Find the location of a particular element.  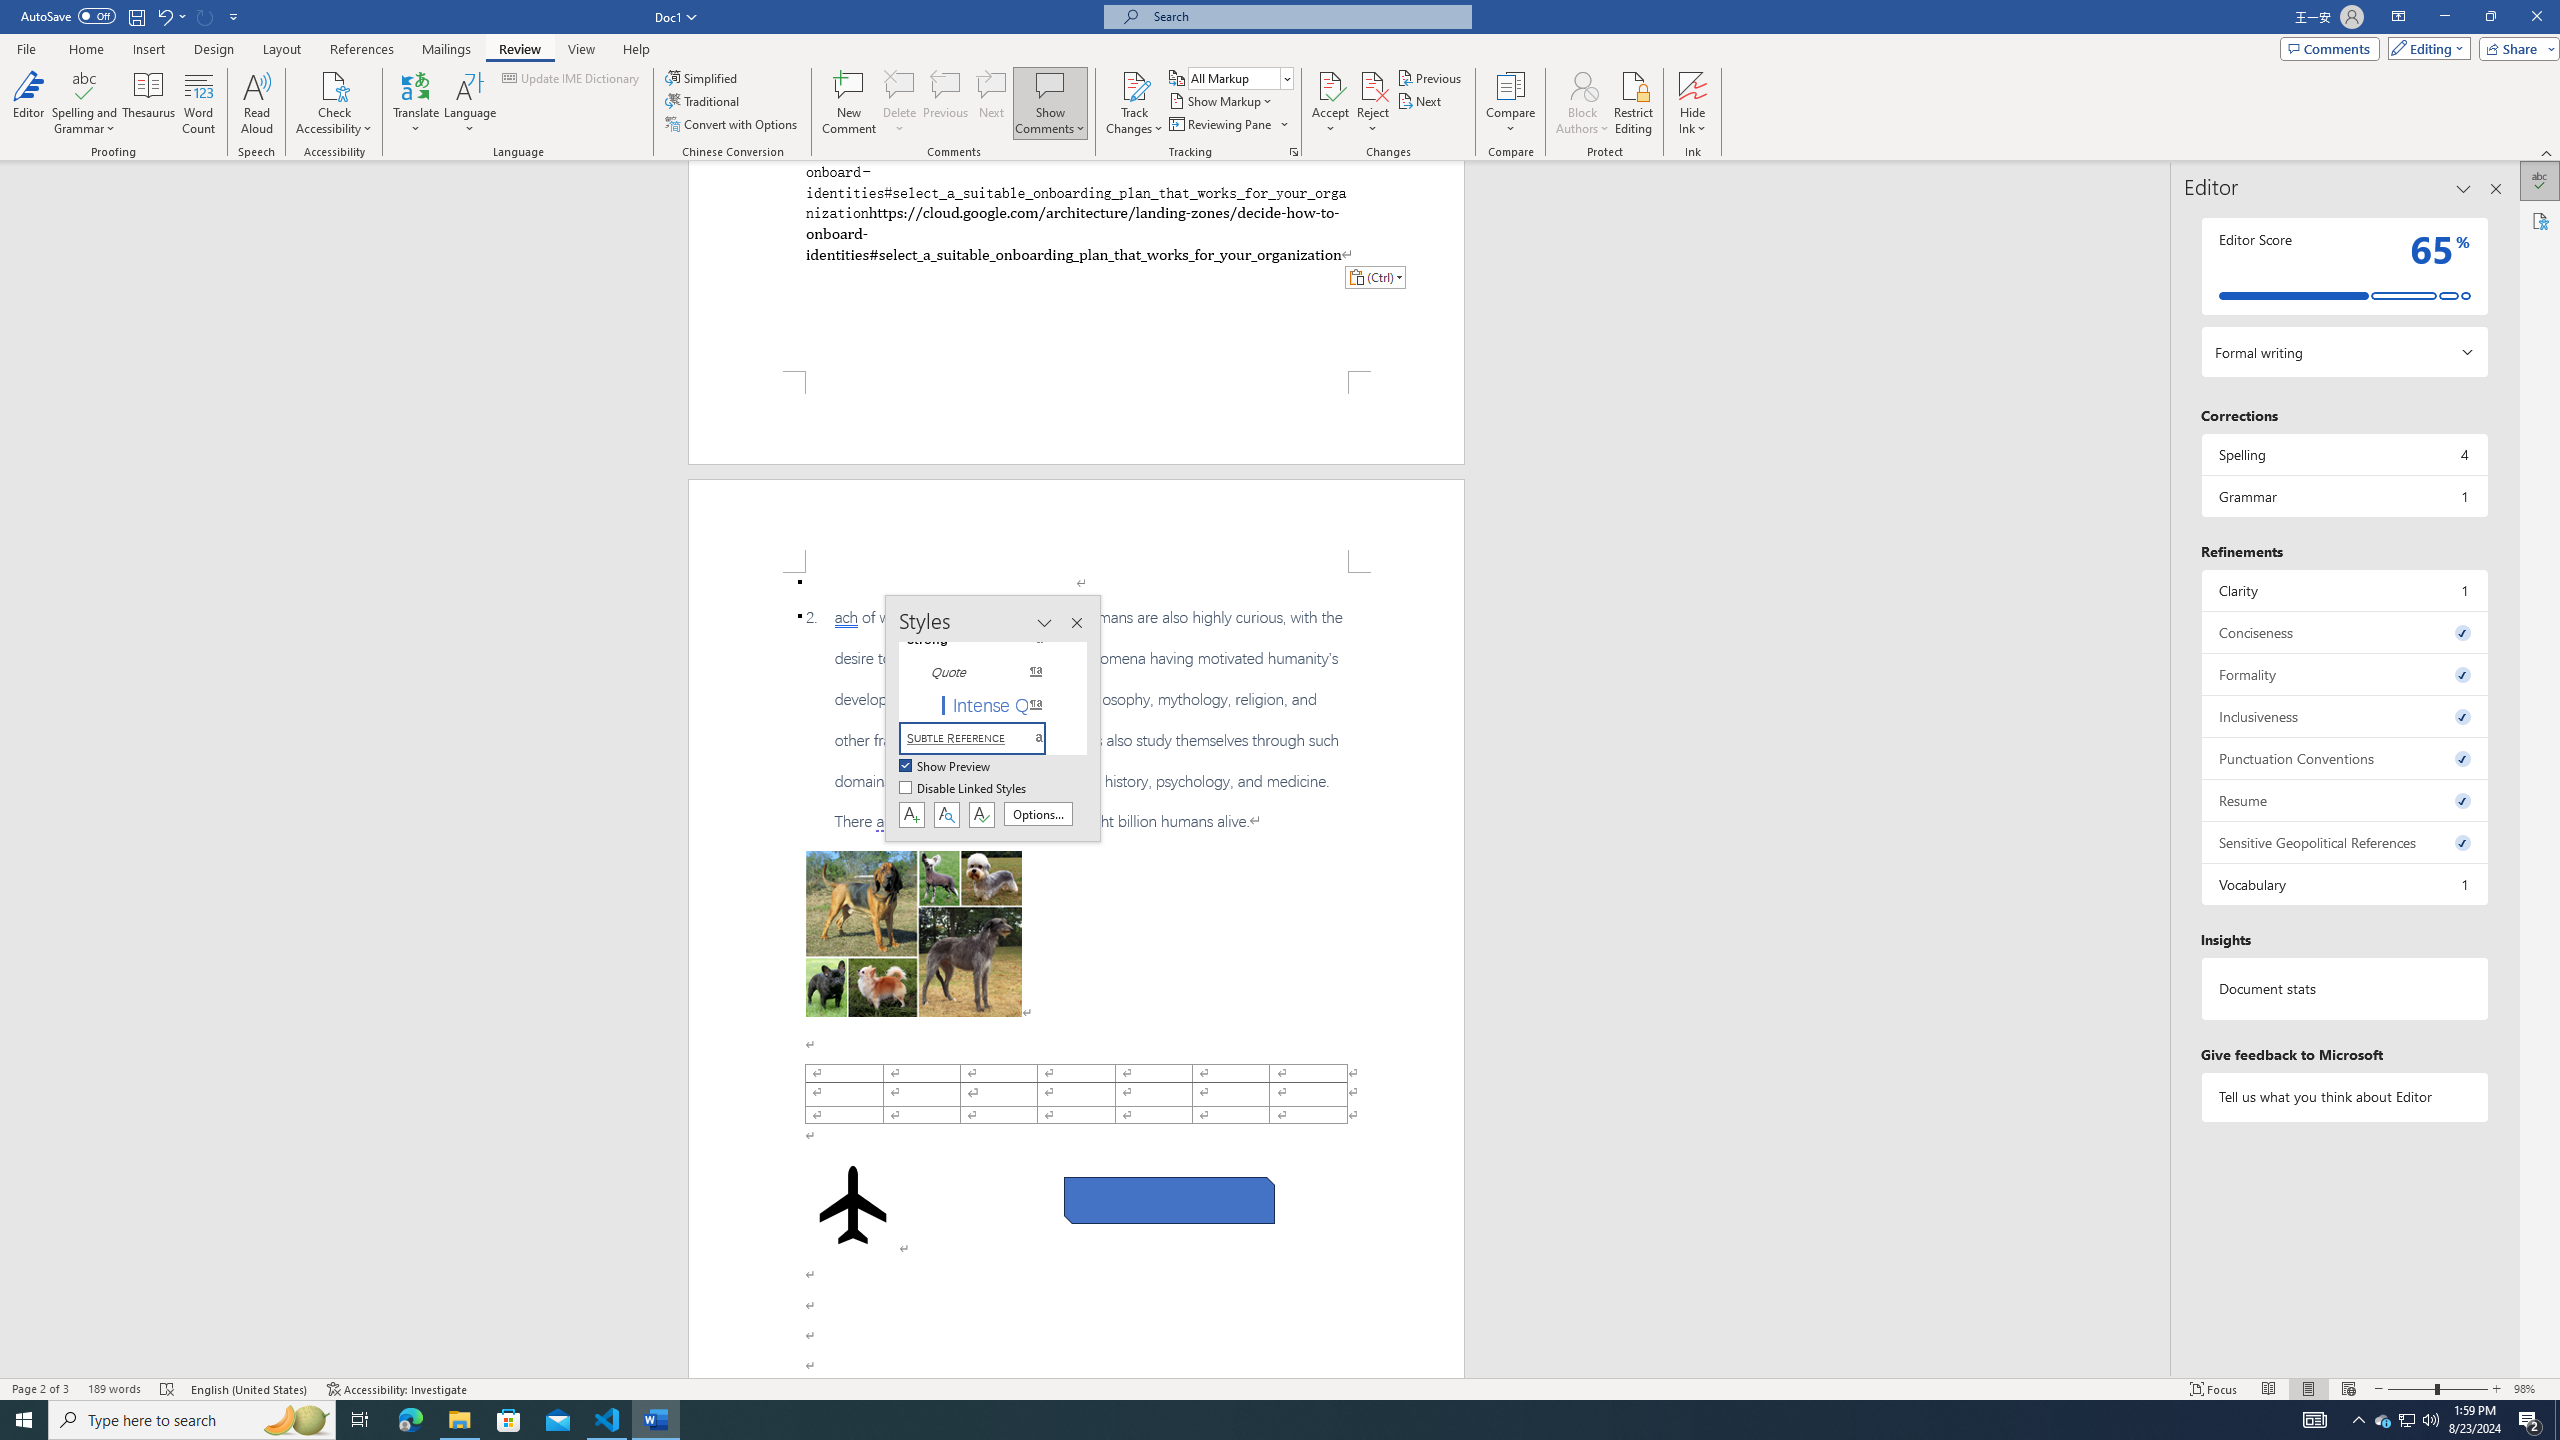

'Language' is located at coordinates (470, 103).